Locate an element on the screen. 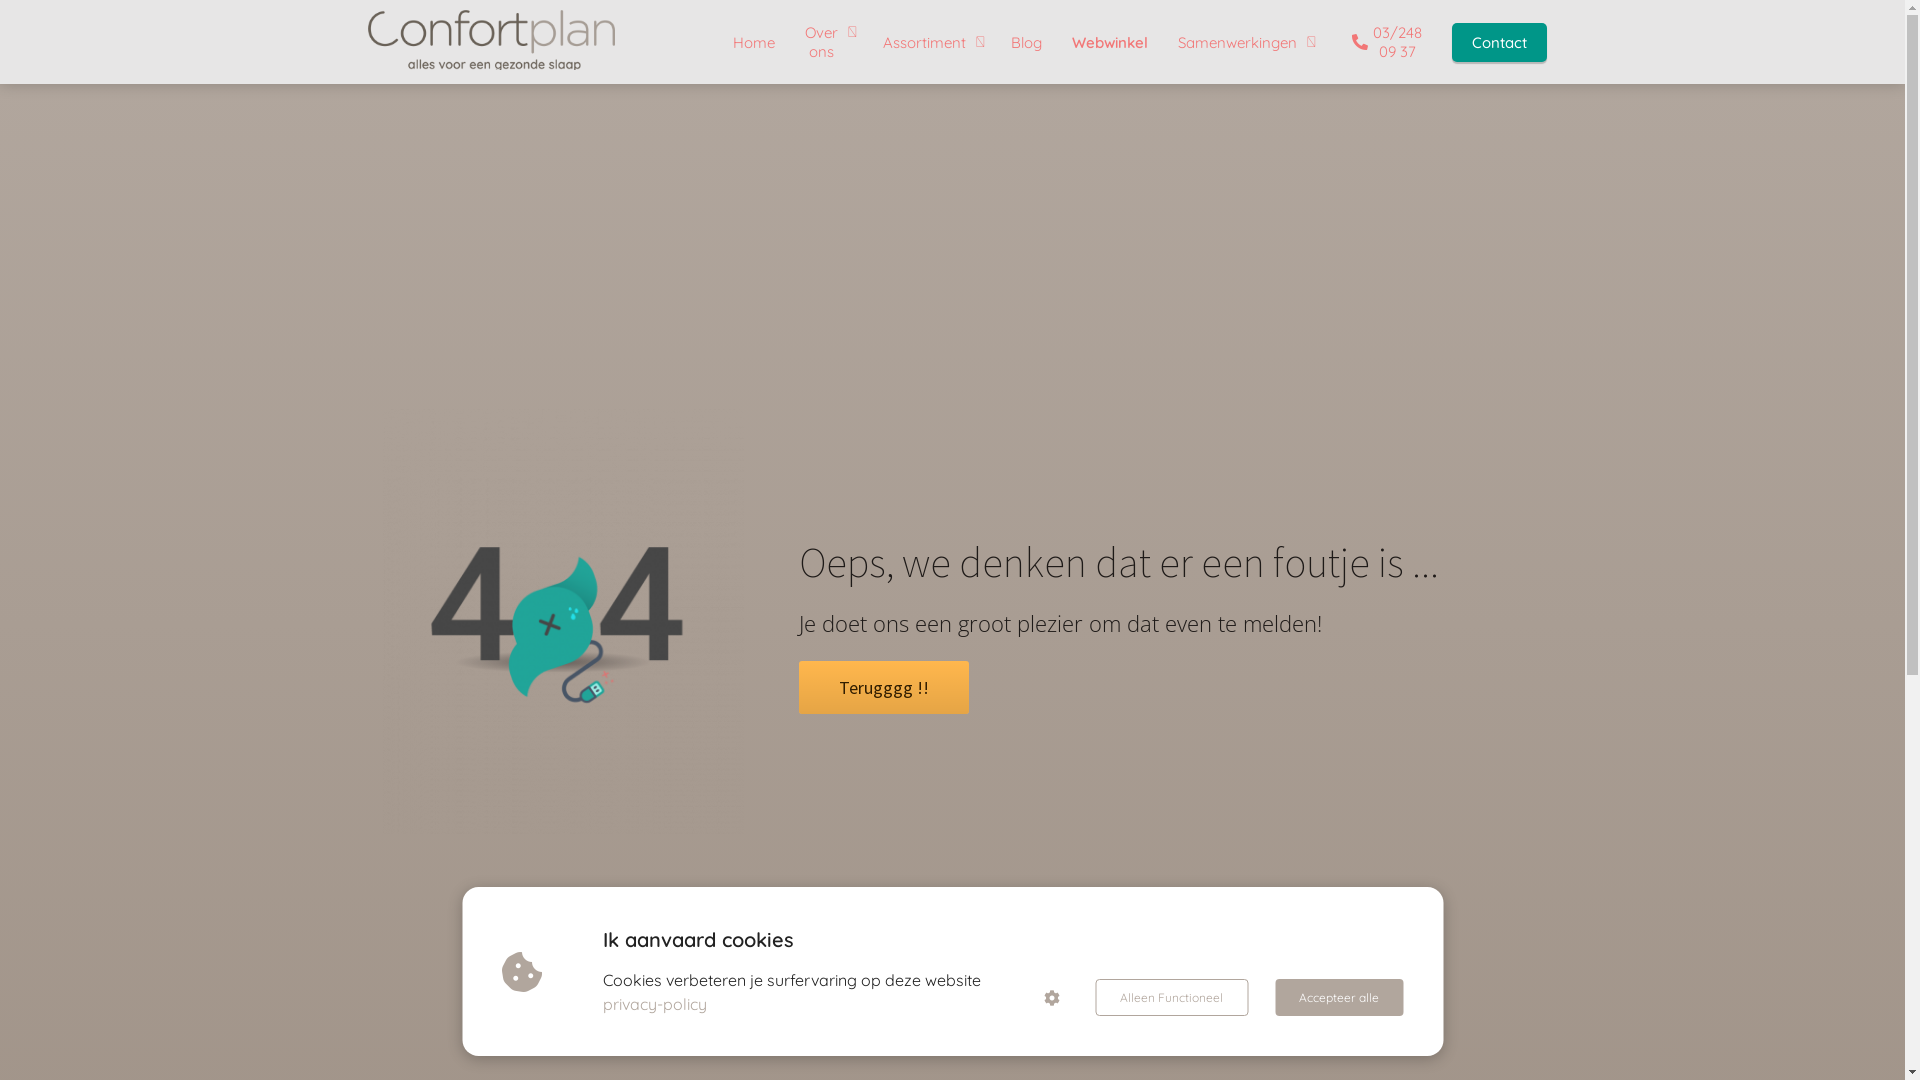 The height and width of the screenshot is (1080, 1920). 'privacy-policy' is located at coordinates (654, 1003).